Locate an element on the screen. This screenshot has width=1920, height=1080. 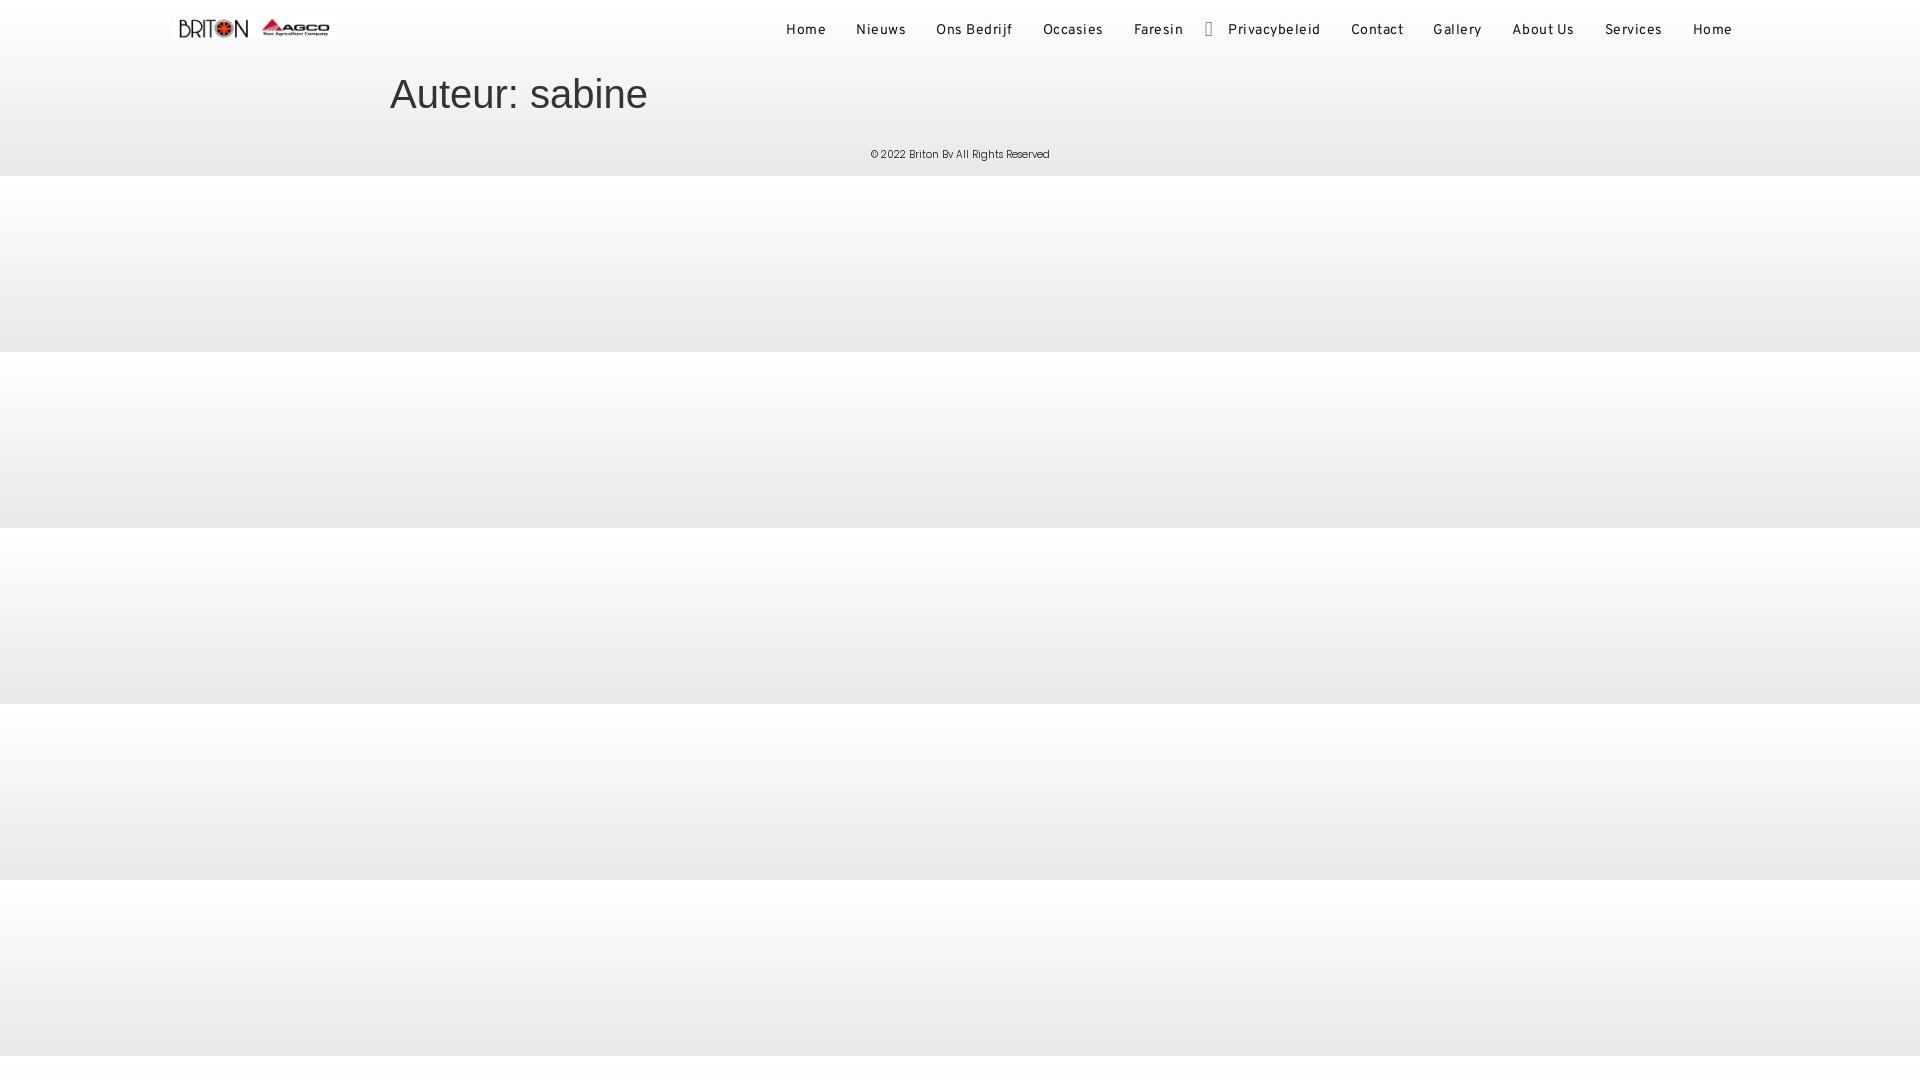
'Privacybeleid' is located at coordinates (1212, 30).